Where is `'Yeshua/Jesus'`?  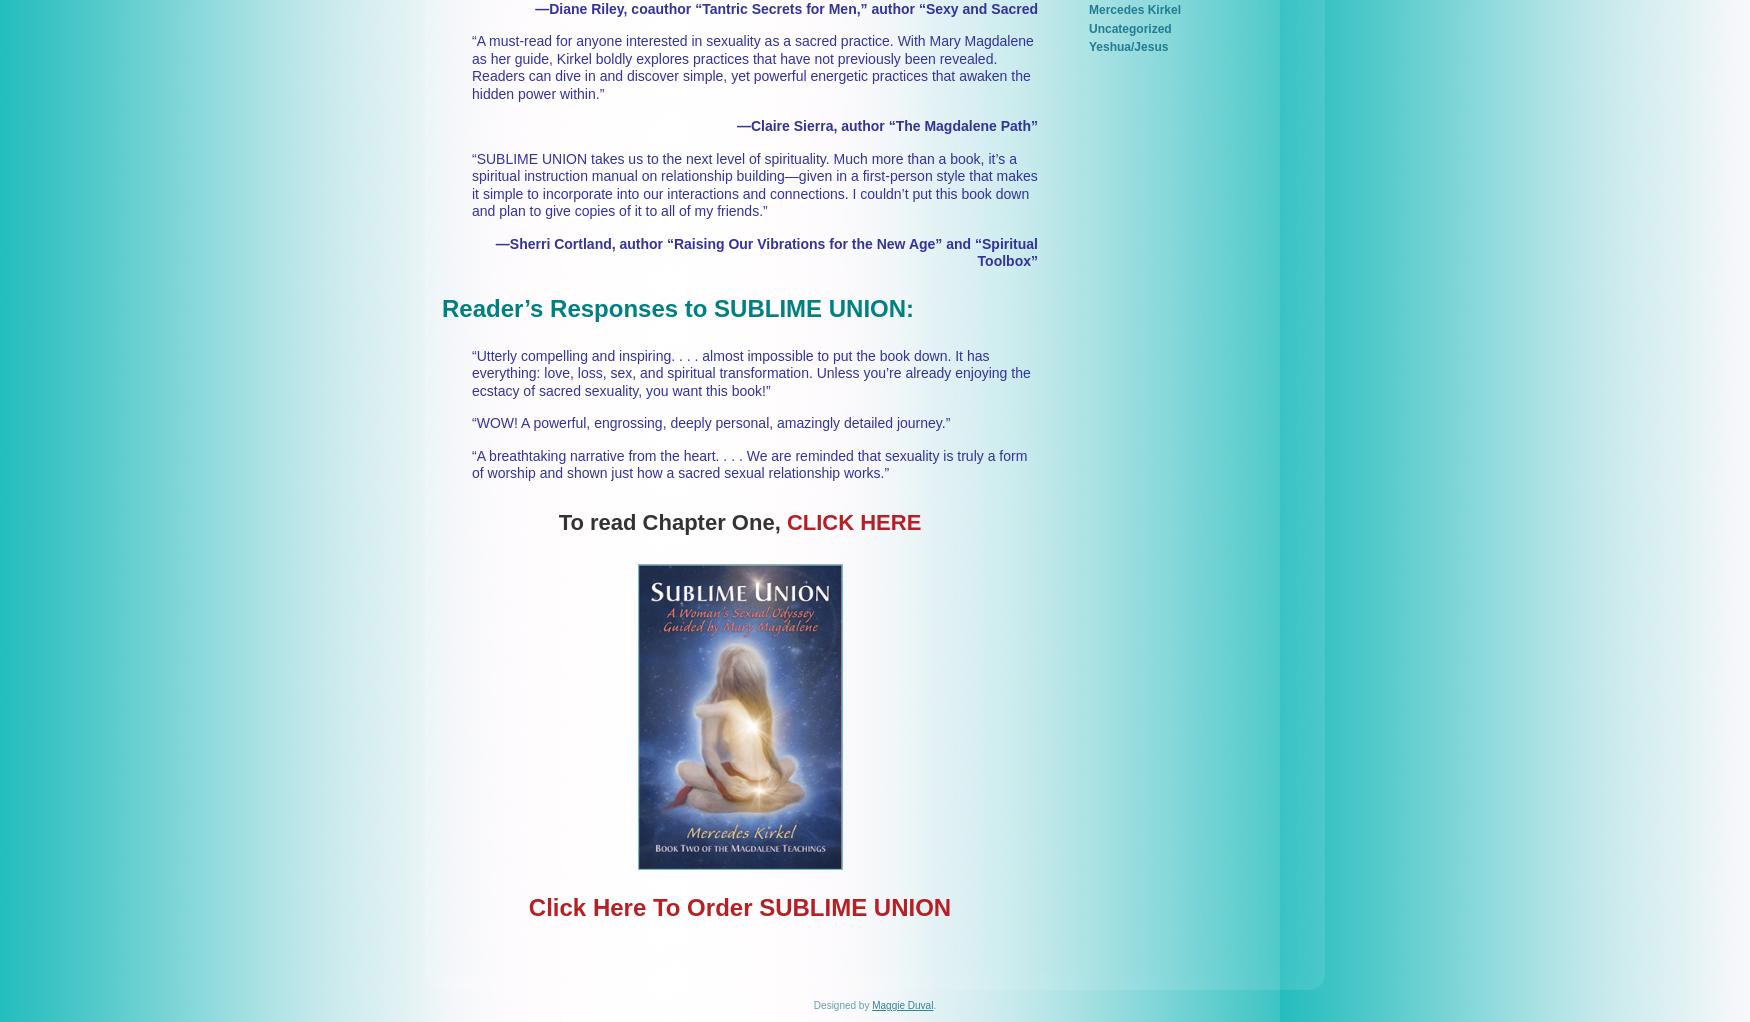
'Yeshua/Jesus' is located at coordinates (1127, 47).